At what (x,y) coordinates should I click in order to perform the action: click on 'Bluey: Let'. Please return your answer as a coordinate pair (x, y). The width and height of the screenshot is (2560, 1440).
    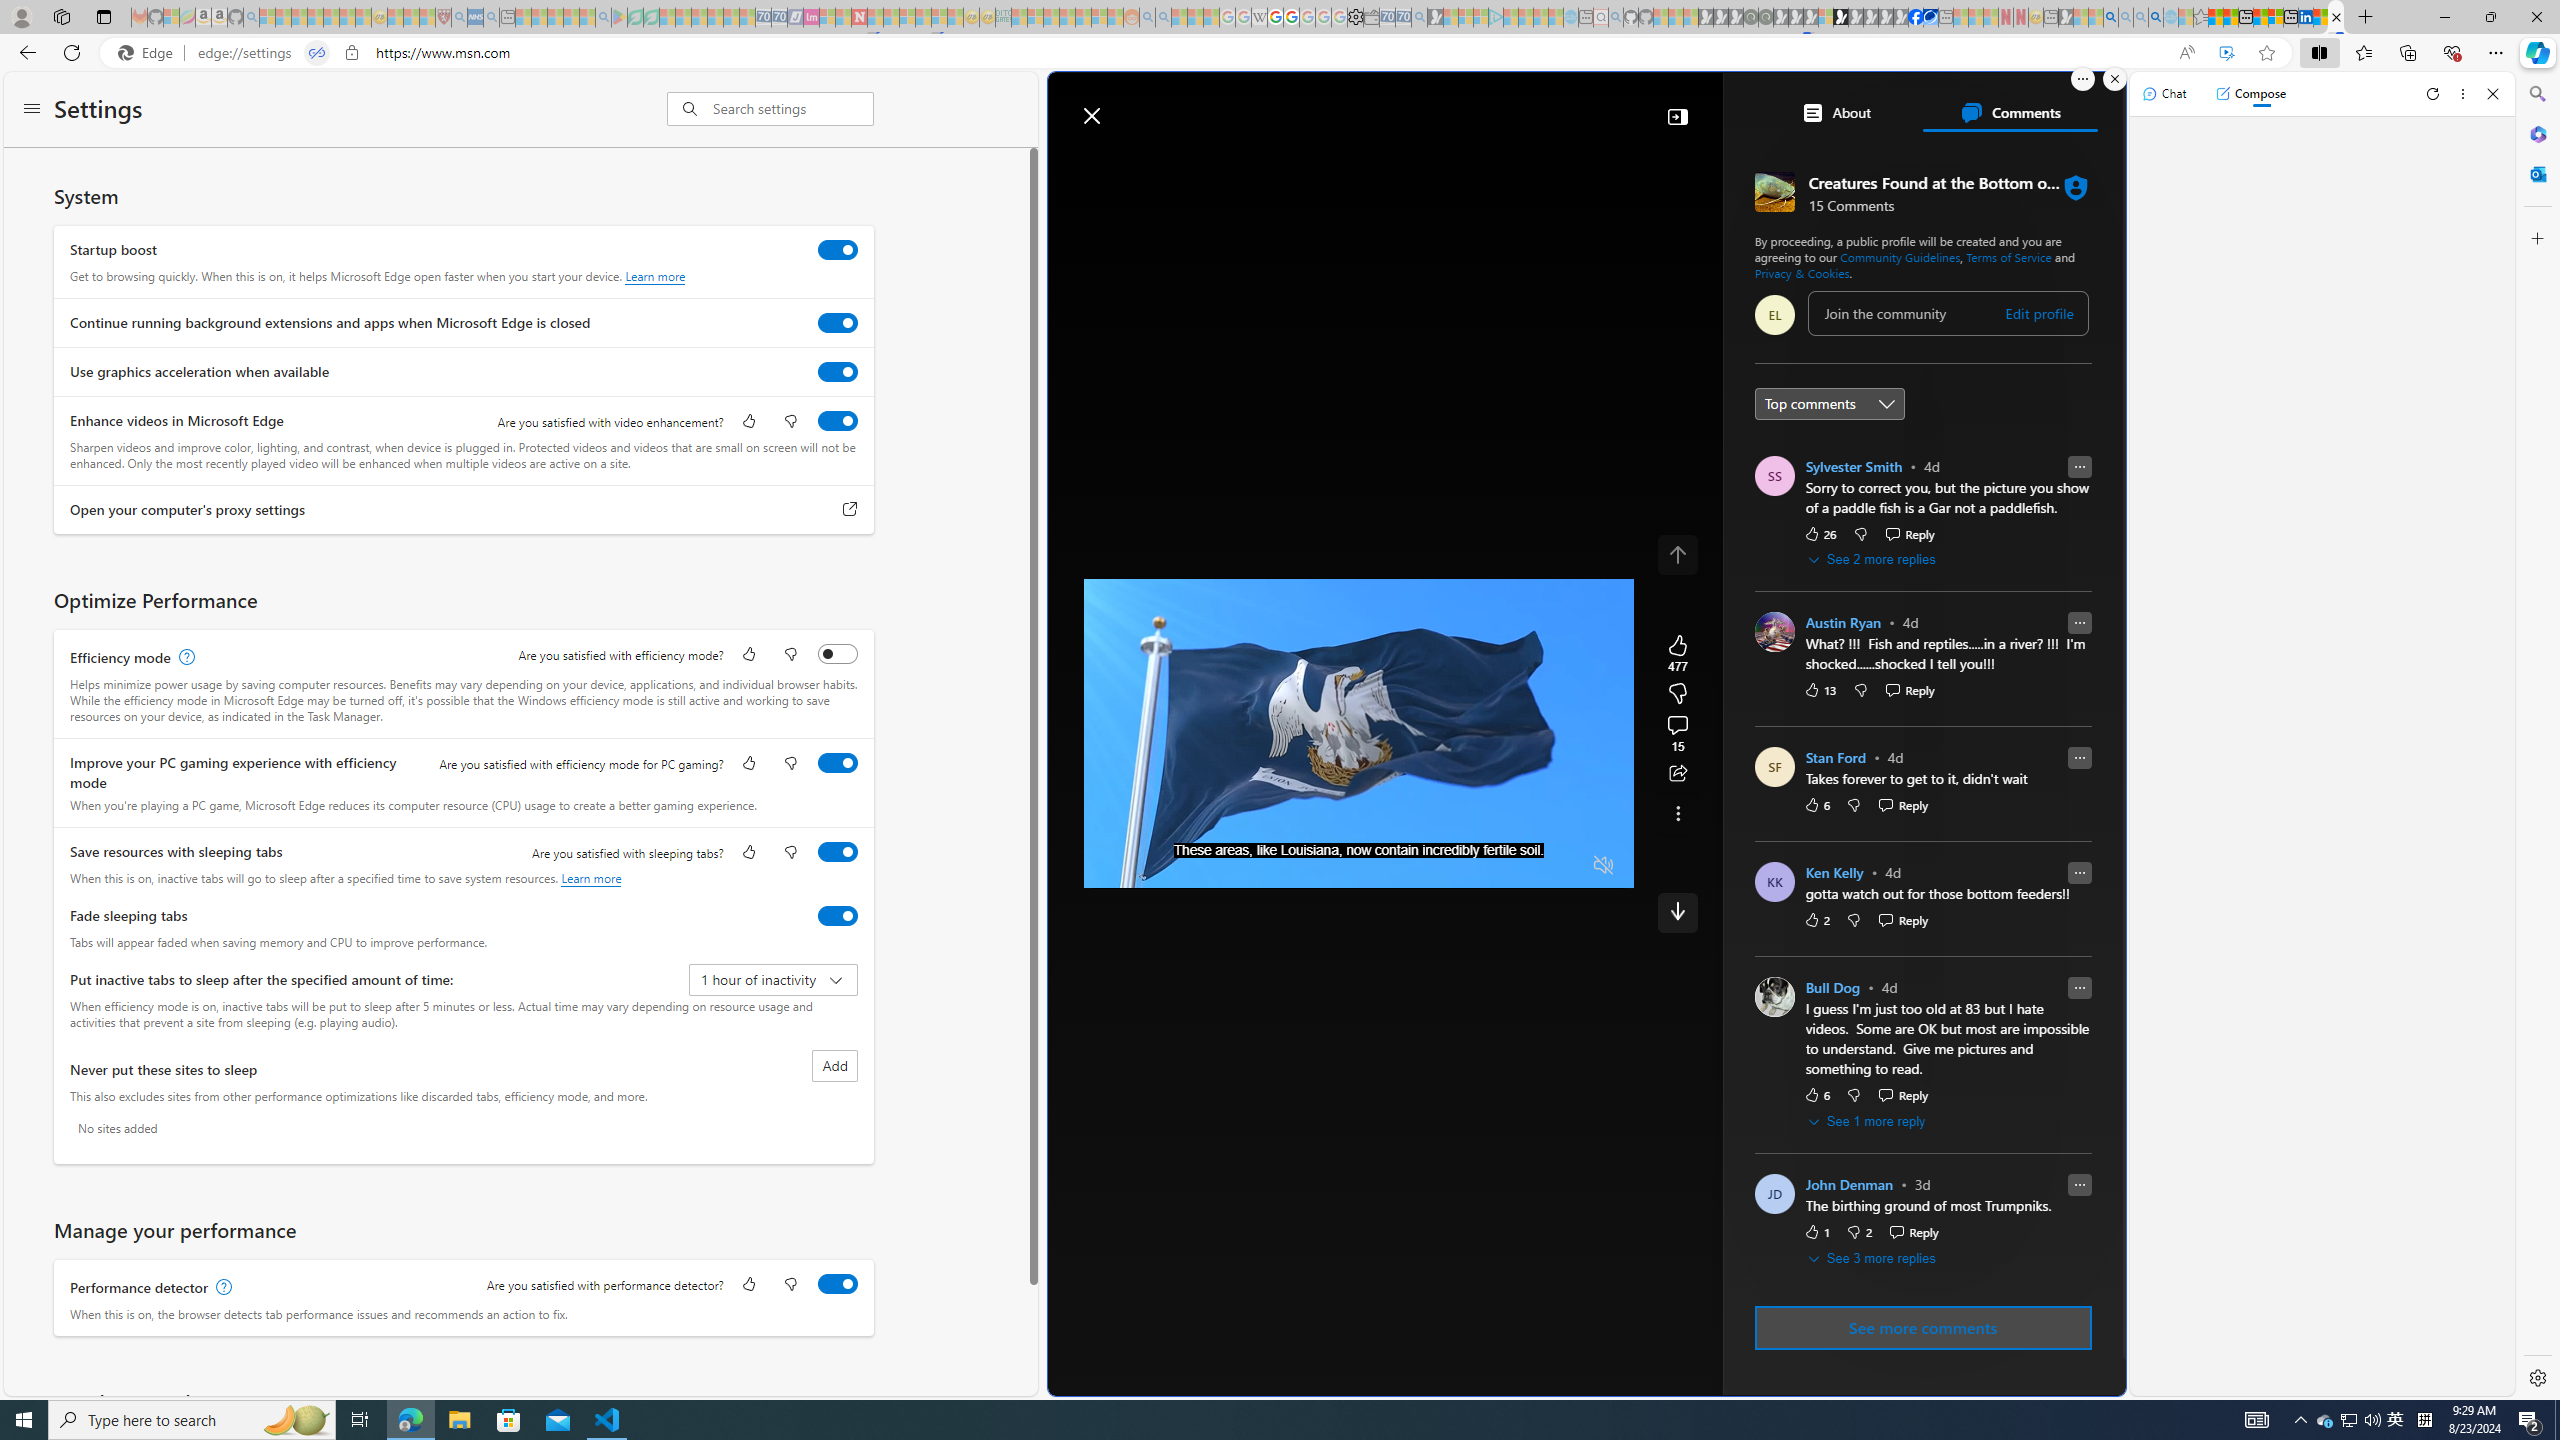
    Looking at the image, I should click on (619, 16).